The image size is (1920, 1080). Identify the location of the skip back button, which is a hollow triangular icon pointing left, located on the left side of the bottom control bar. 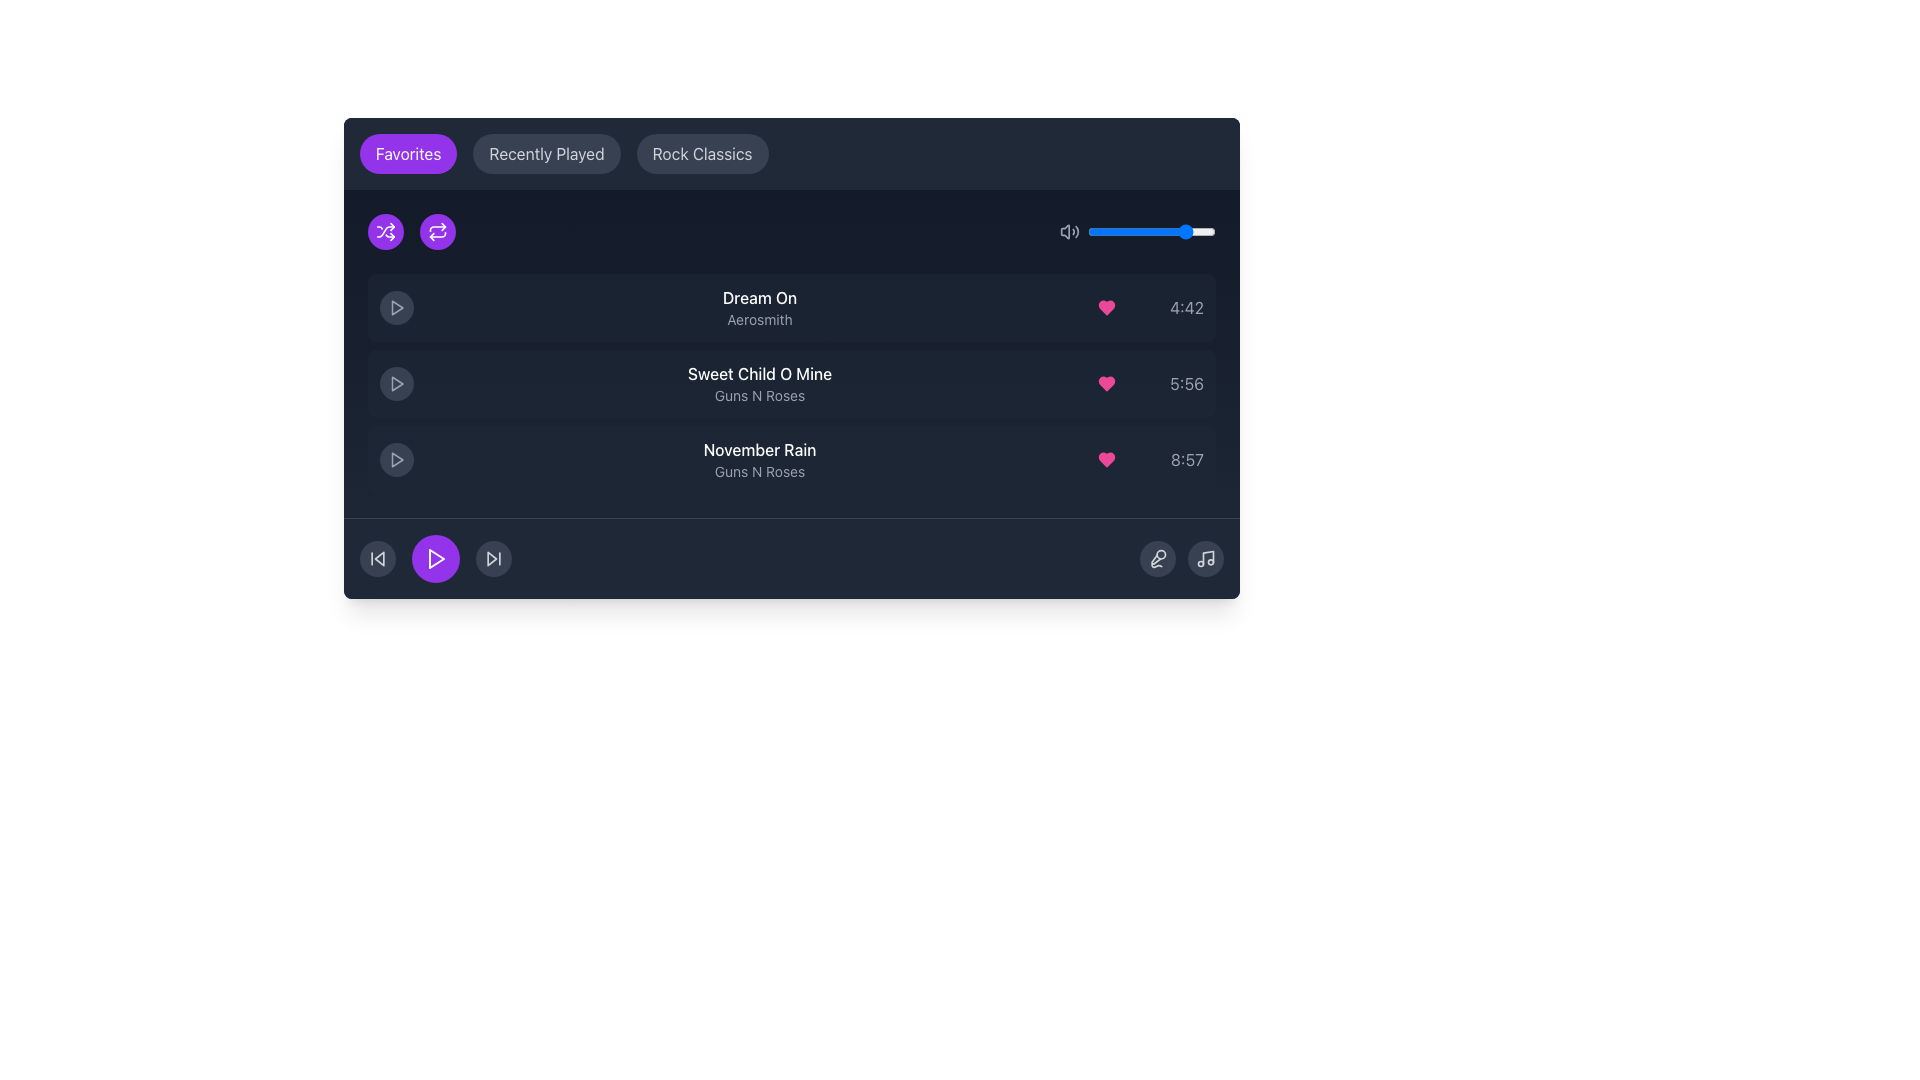
(378, 559).